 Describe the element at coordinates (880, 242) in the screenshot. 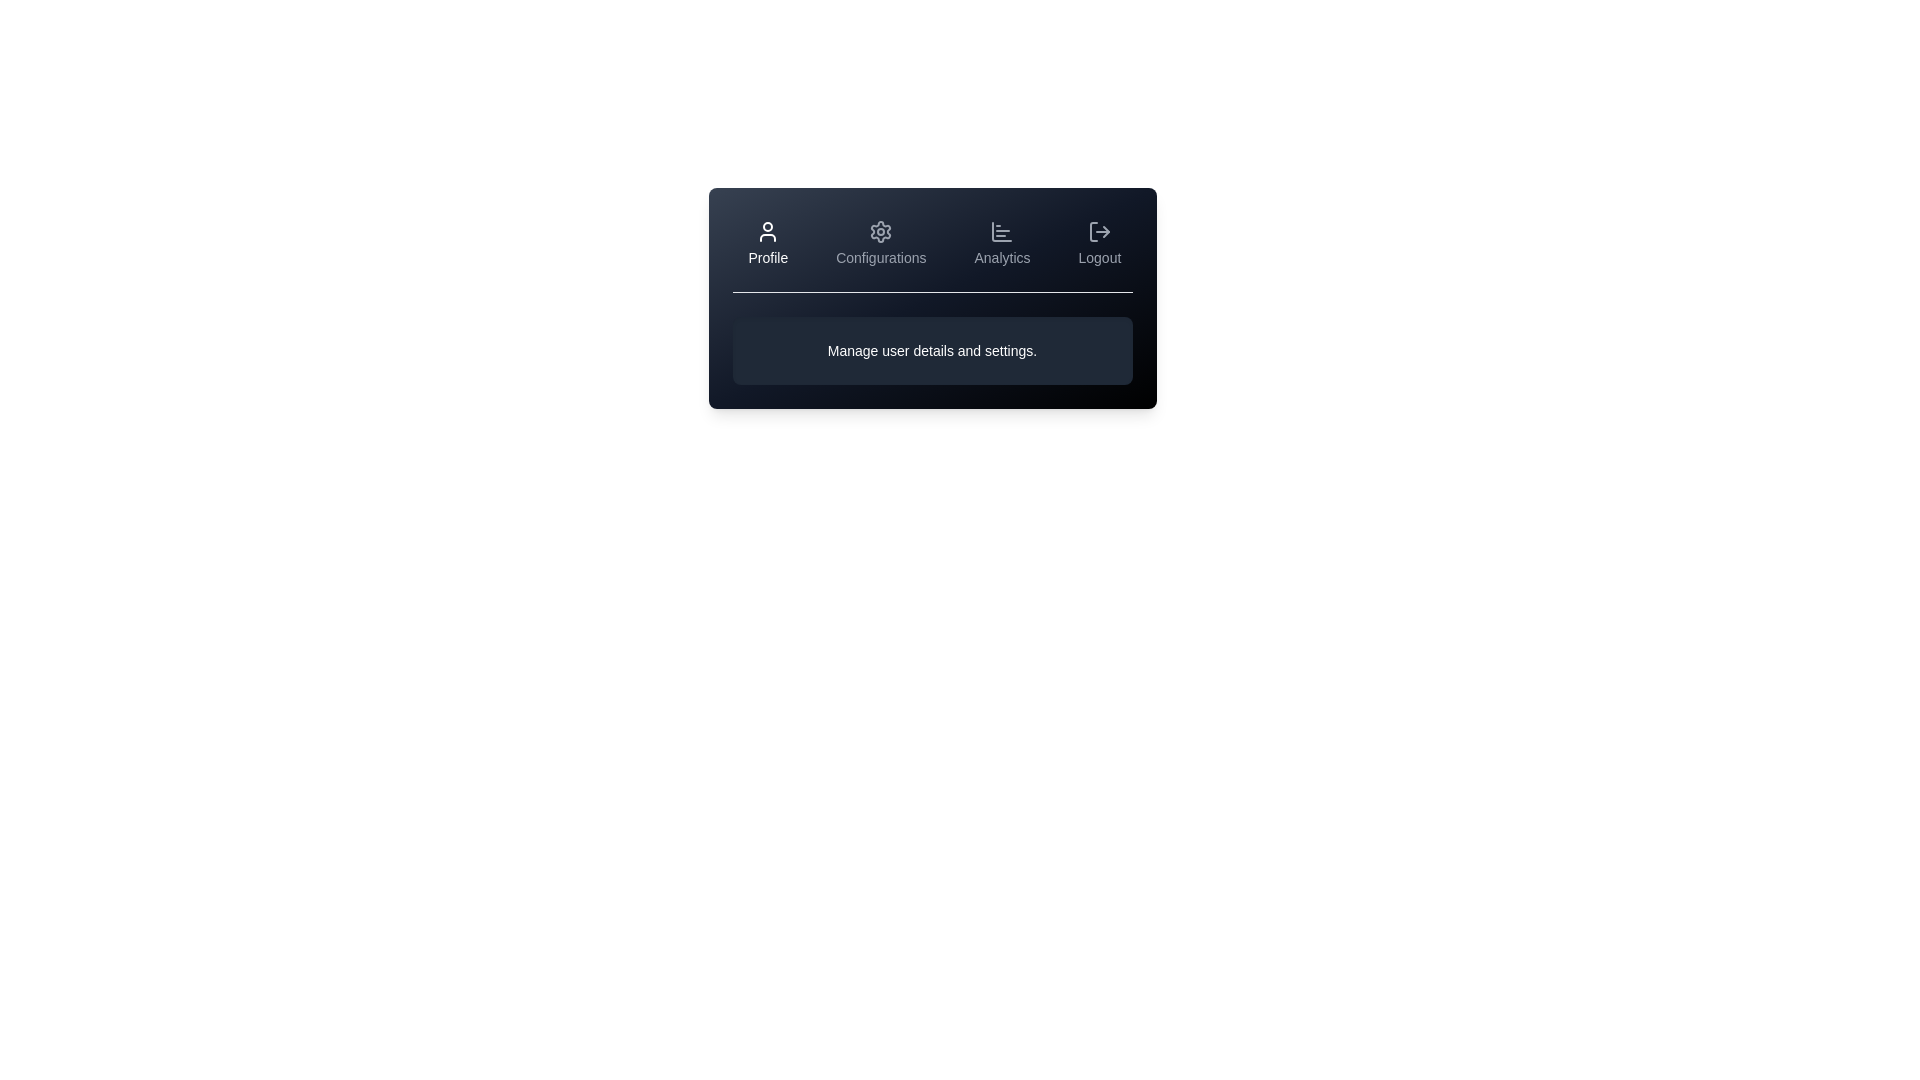

I see `the tab labeled Configurations` at that location.